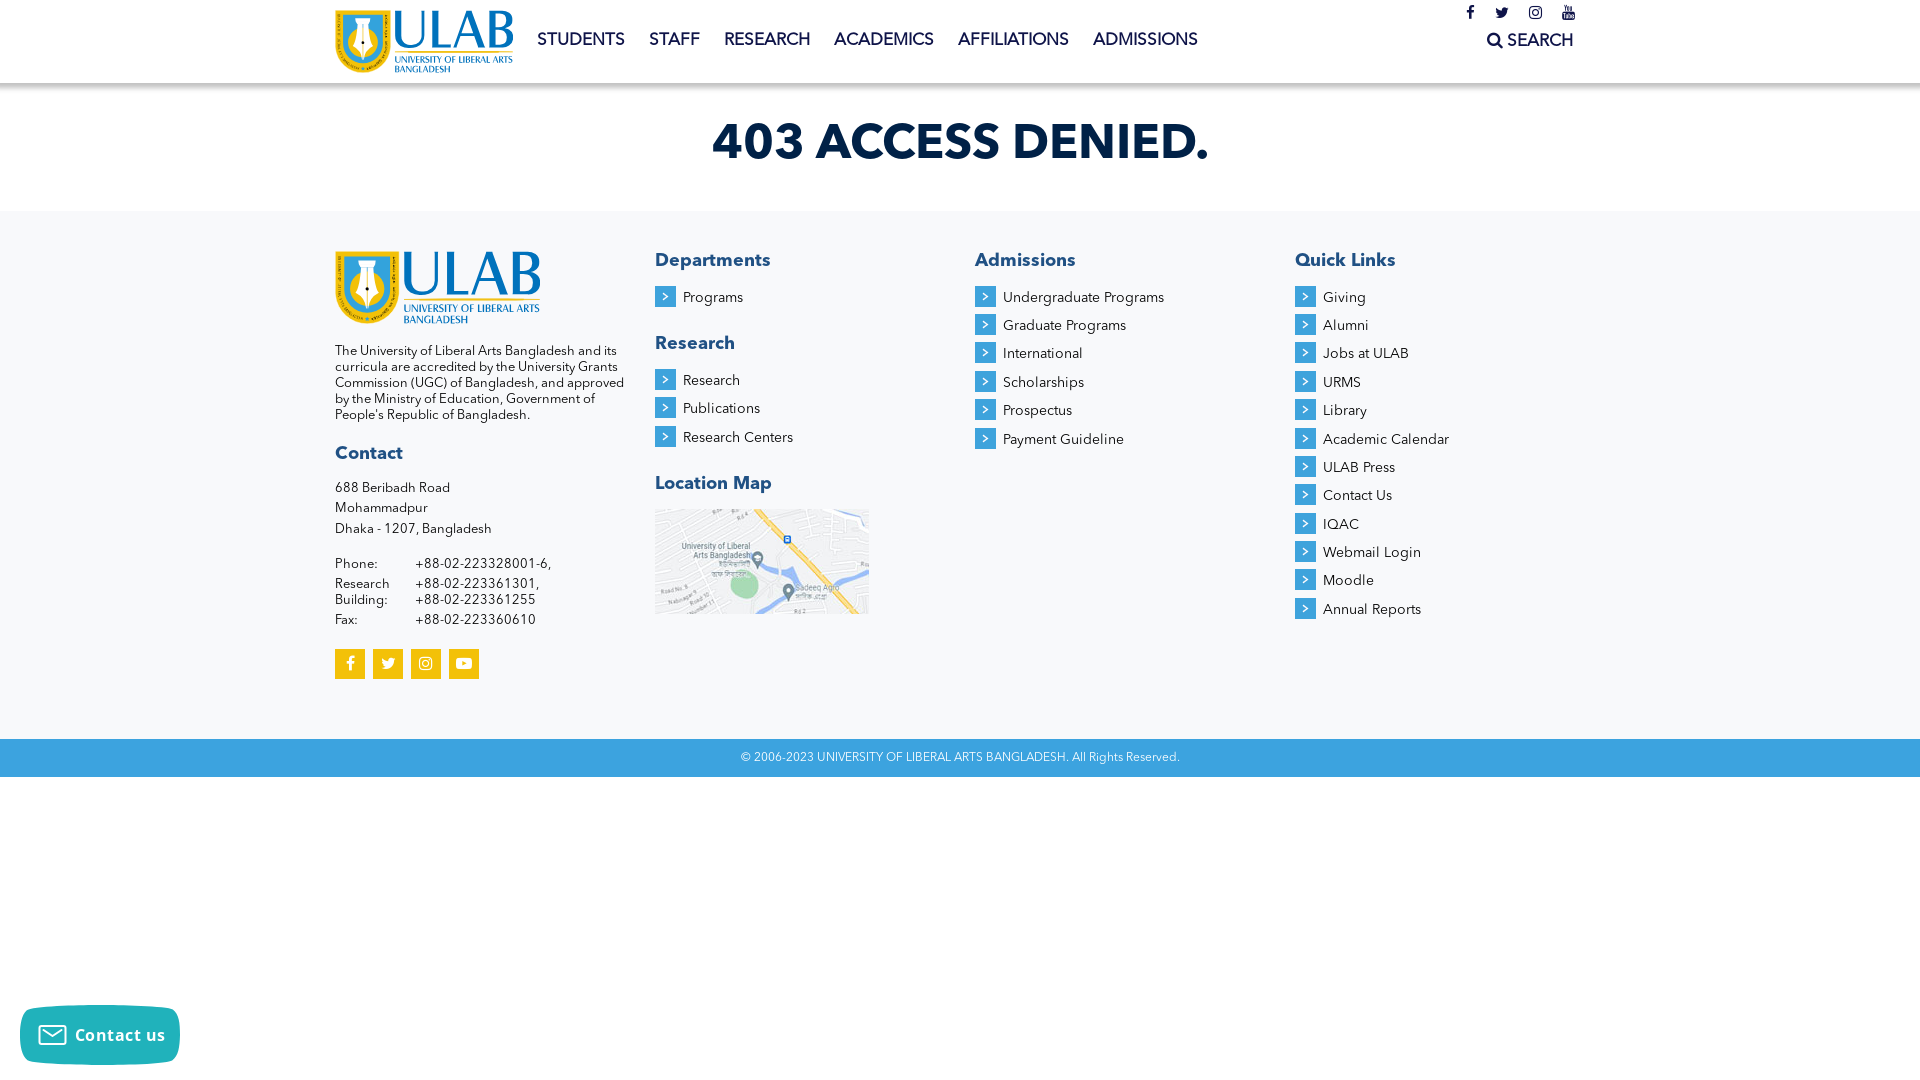 This screenshot has height=1080, width=1920. I want to click on 'Alumni', so click(1345, 325).